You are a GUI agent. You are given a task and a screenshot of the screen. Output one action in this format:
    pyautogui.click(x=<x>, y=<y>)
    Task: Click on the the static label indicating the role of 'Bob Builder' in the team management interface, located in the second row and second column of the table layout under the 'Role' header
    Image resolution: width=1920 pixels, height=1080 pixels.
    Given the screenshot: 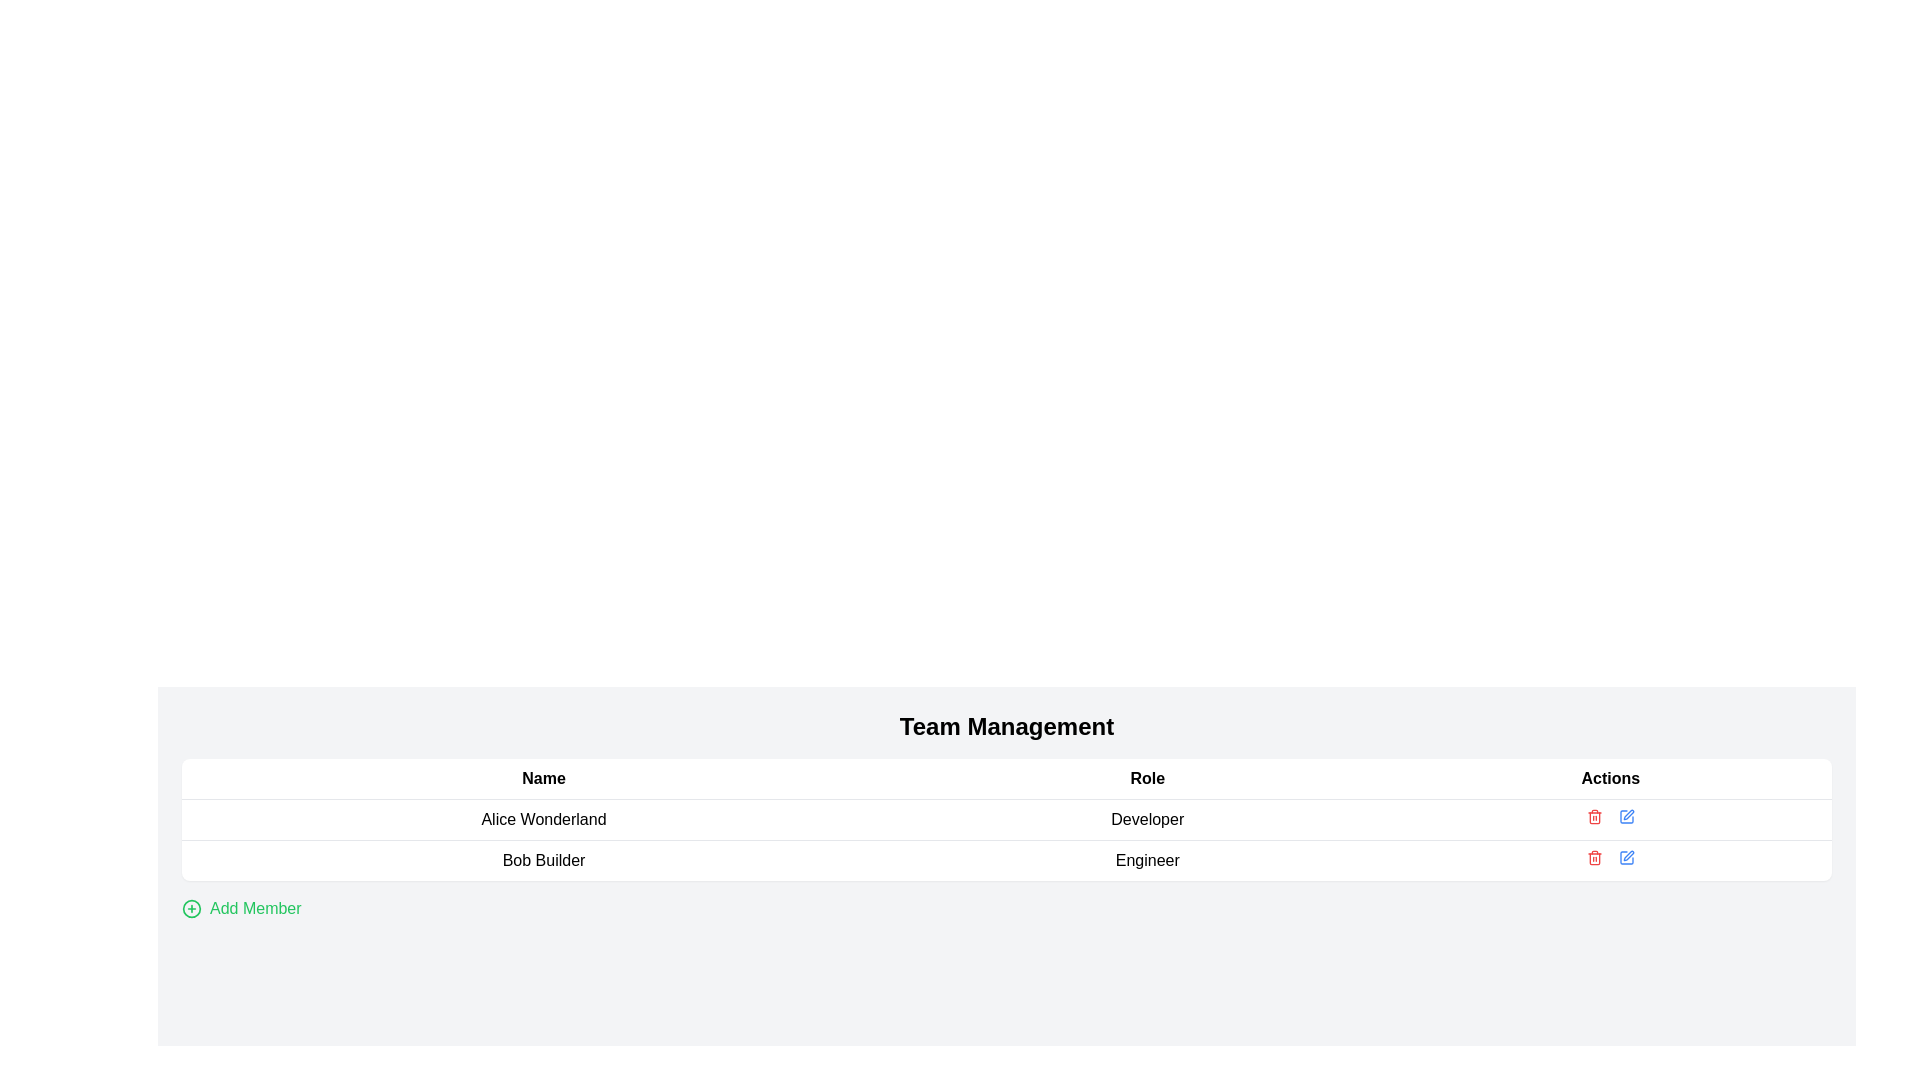 What is the action you would take?
    pyautogui.click(x=1147, y=859)
    